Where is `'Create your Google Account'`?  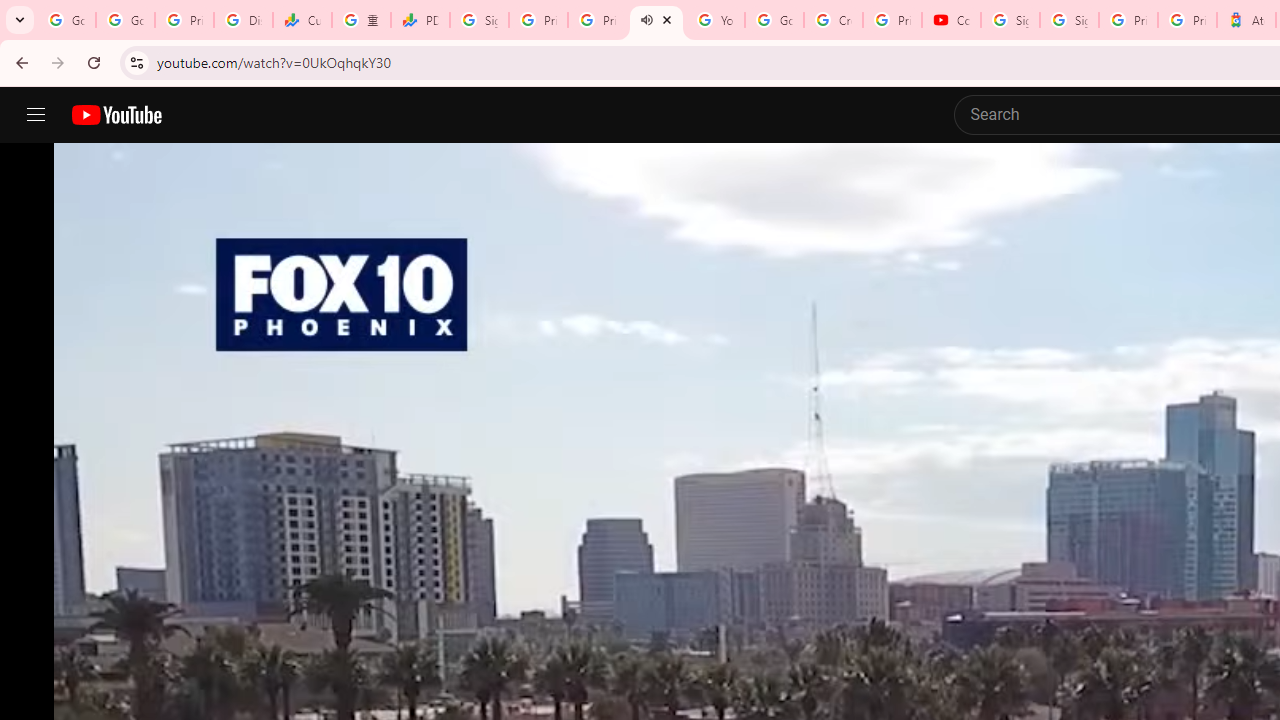
'Create your Google Account' is located at coordinates (833, 20).